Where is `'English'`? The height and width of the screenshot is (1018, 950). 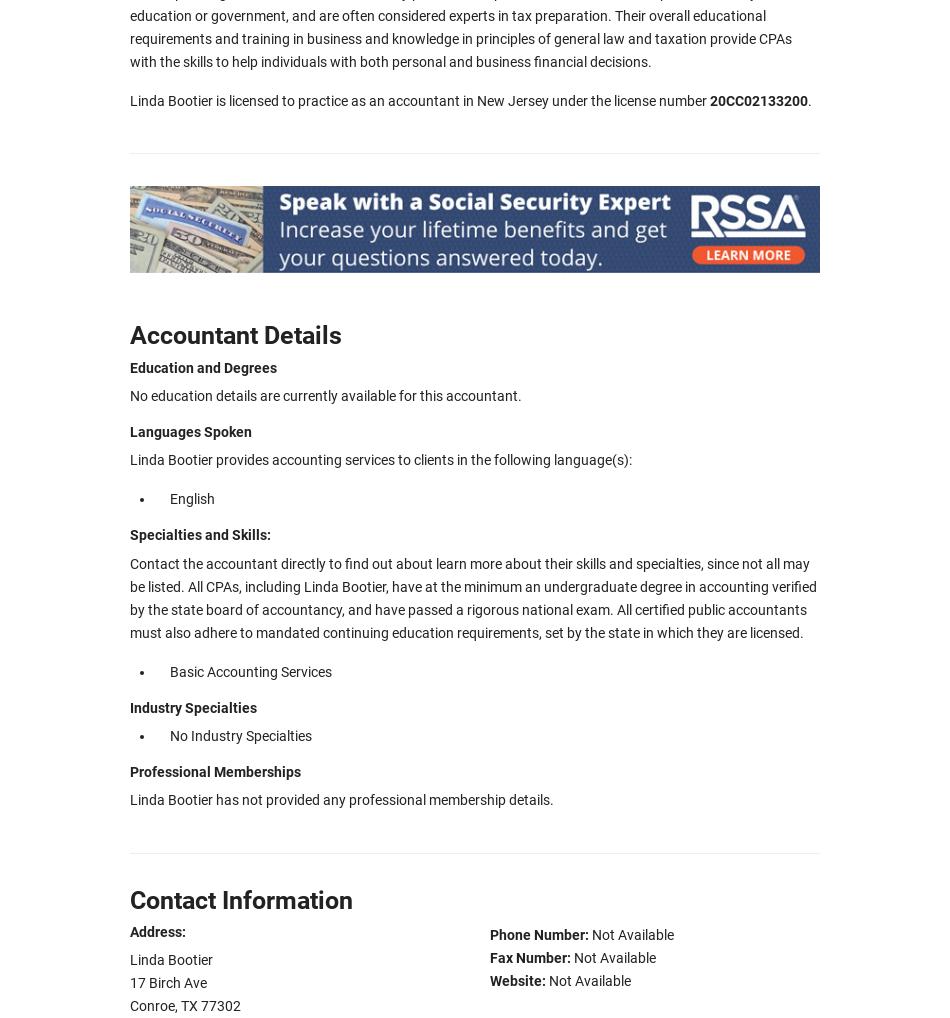 'English' is located at coordinates (192, 499).